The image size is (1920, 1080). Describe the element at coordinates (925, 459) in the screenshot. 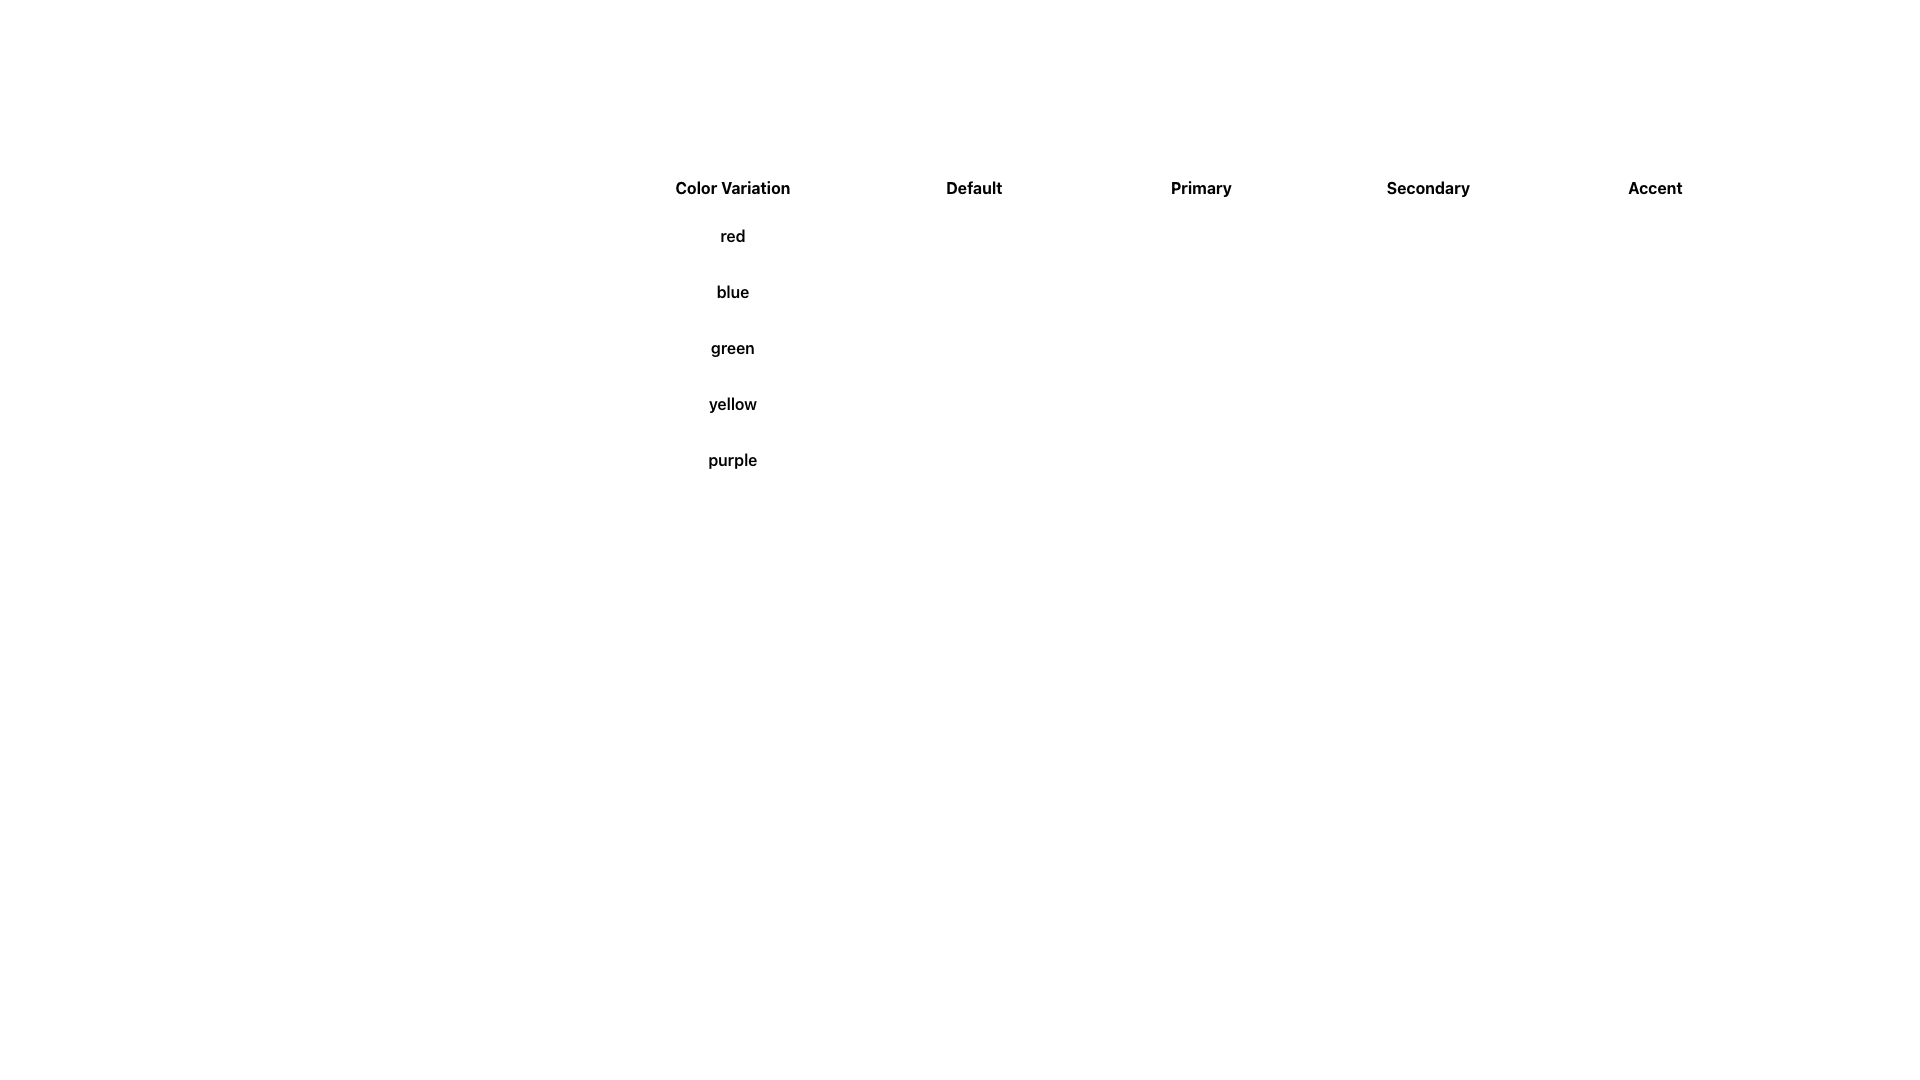

I see `the button labeled 'purple' located in the last row of the list under the Default column for keyboard interaction` at that location.